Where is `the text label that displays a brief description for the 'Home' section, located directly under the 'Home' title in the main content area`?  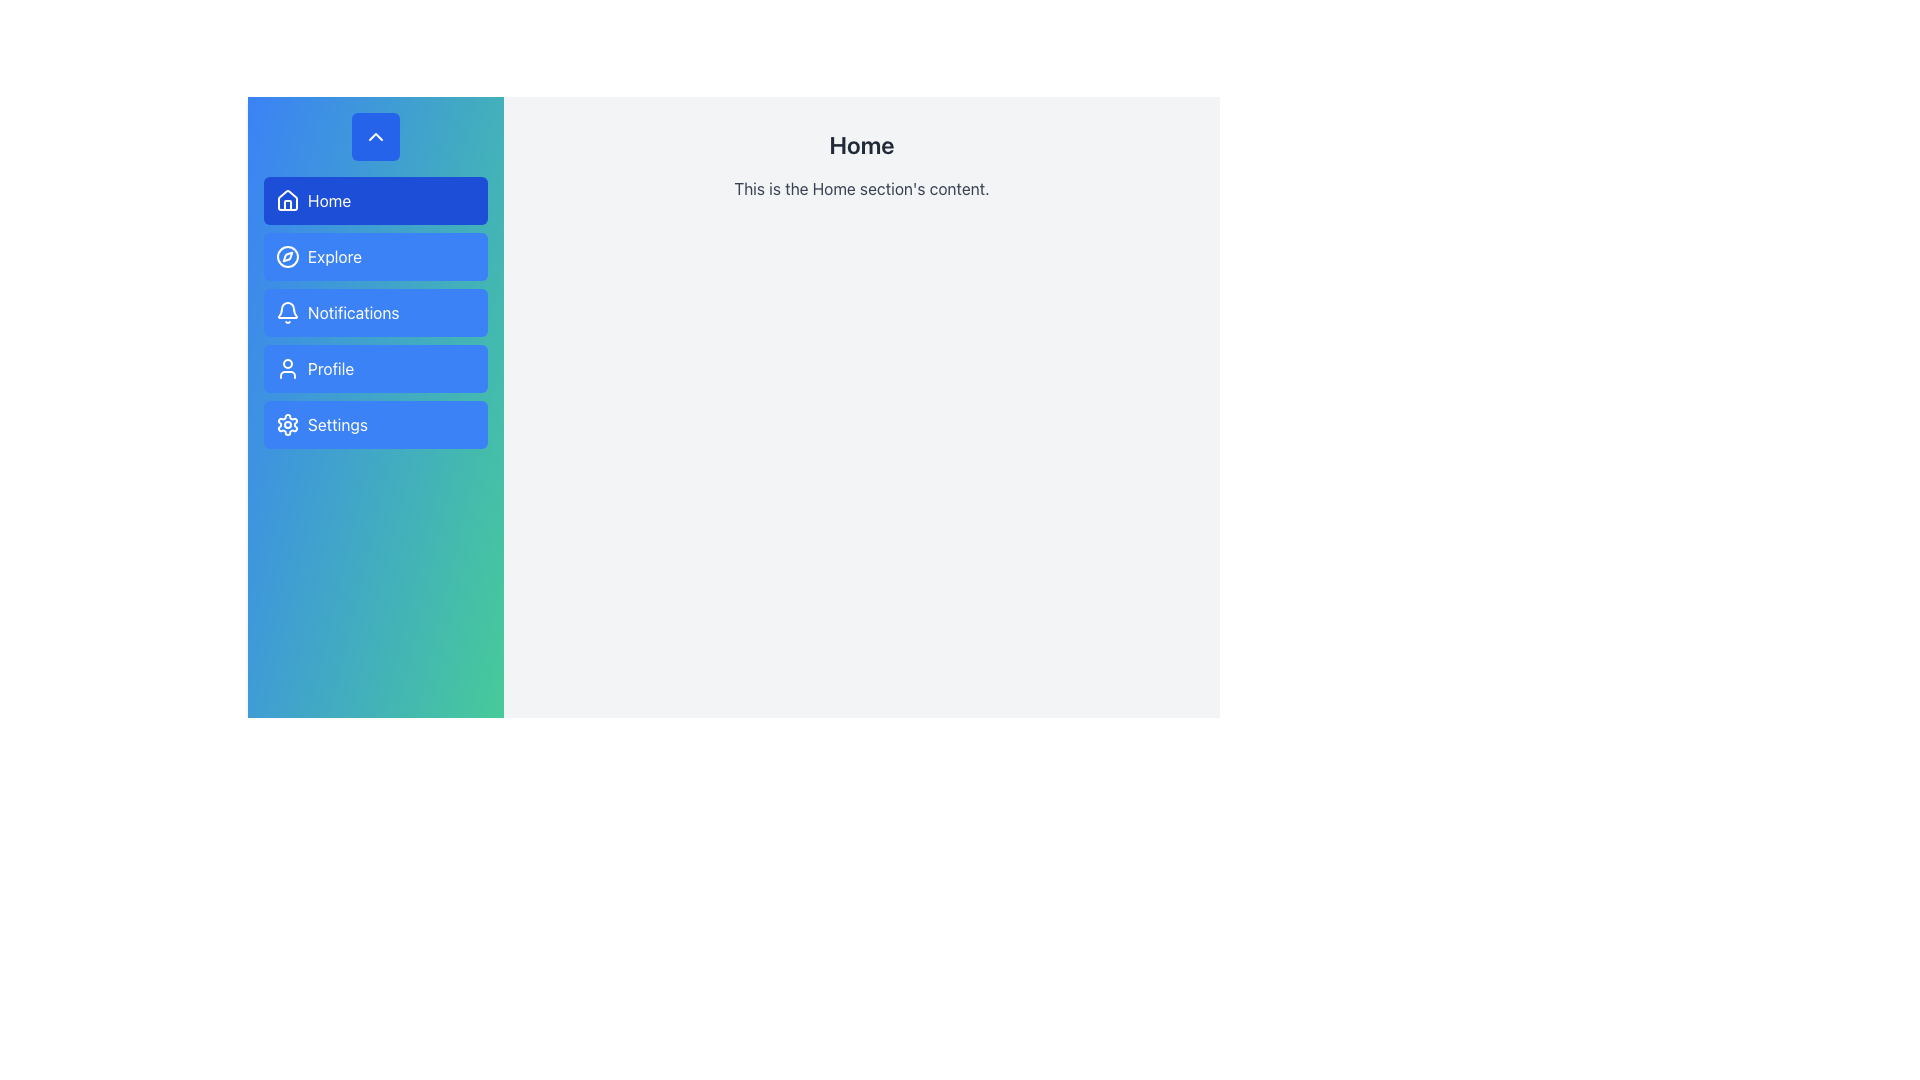 the text label that displays a brief description for the 'Home' section, located directly under the 'Home' title in the main content area is located at coordinates (862, 189).